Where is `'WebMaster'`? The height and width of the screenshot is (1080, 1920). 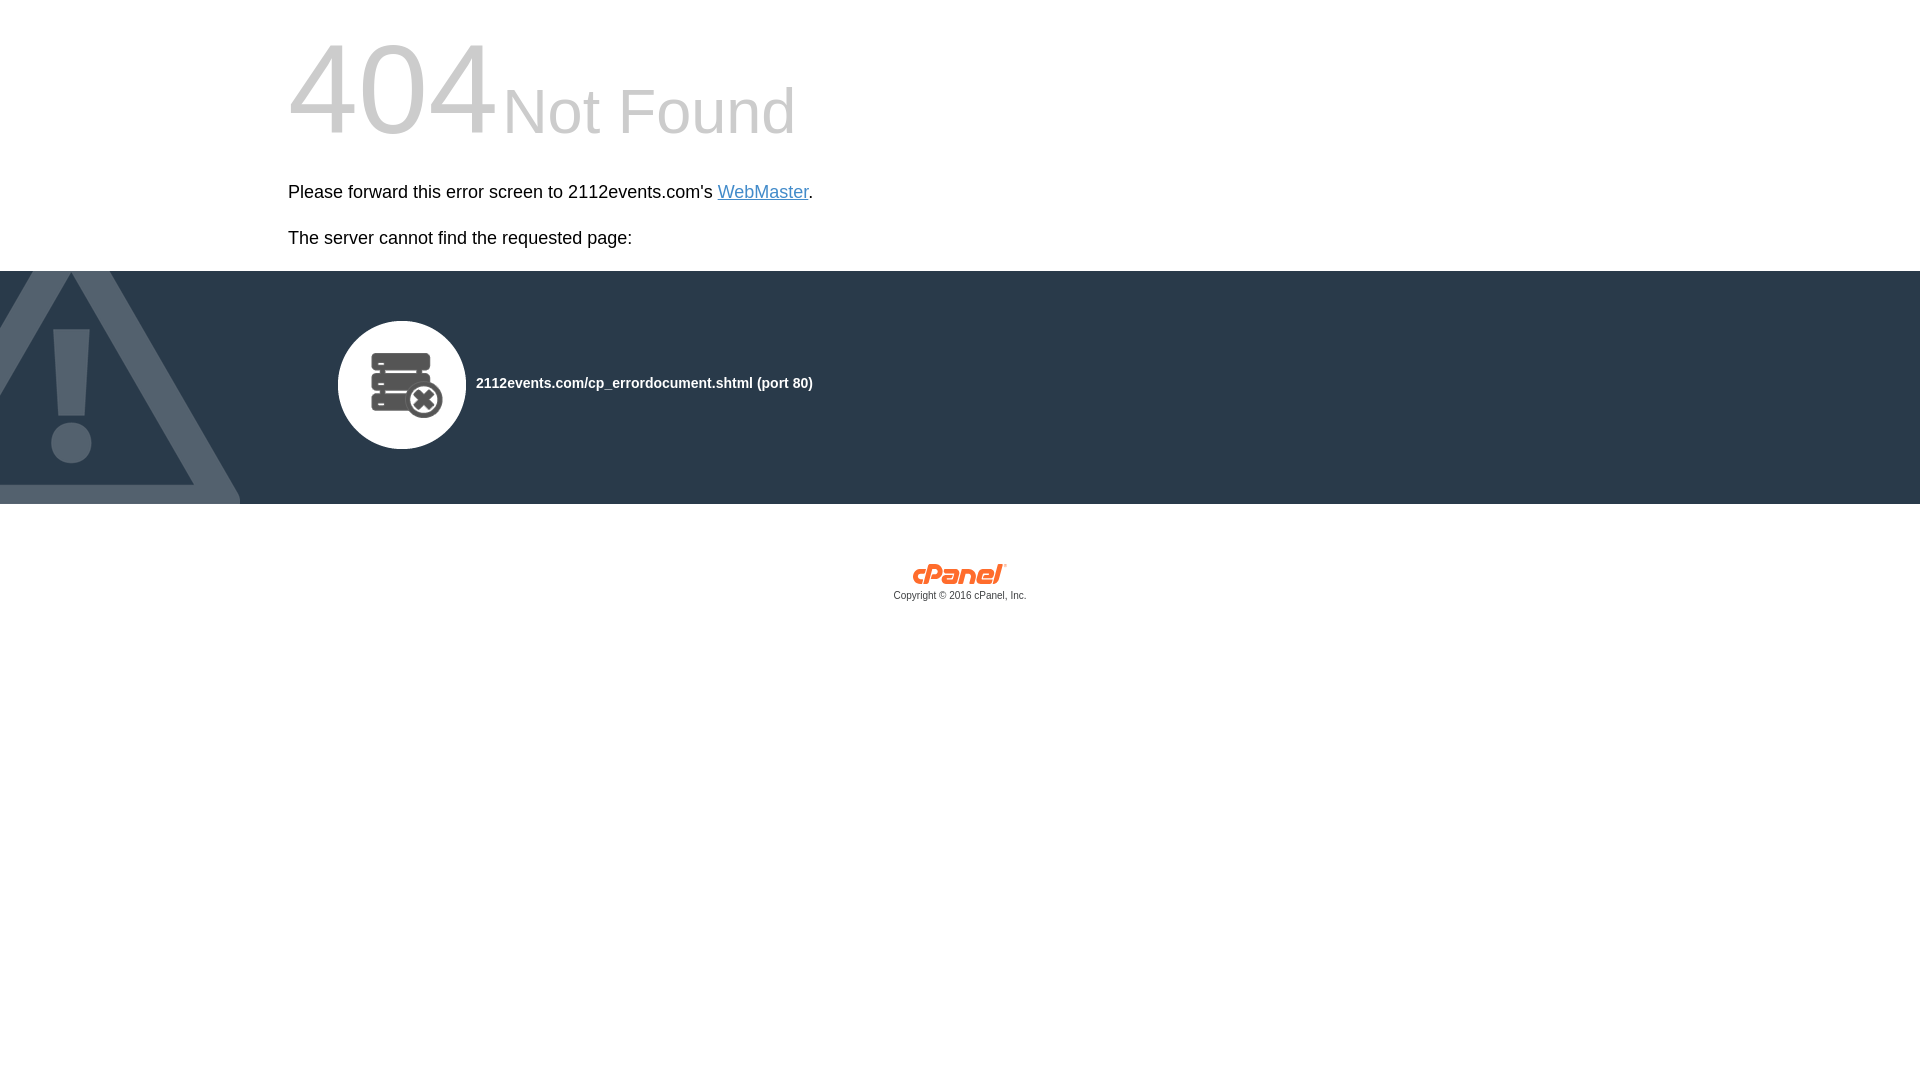 'WebMaster' is located at coordinates (762, 192).